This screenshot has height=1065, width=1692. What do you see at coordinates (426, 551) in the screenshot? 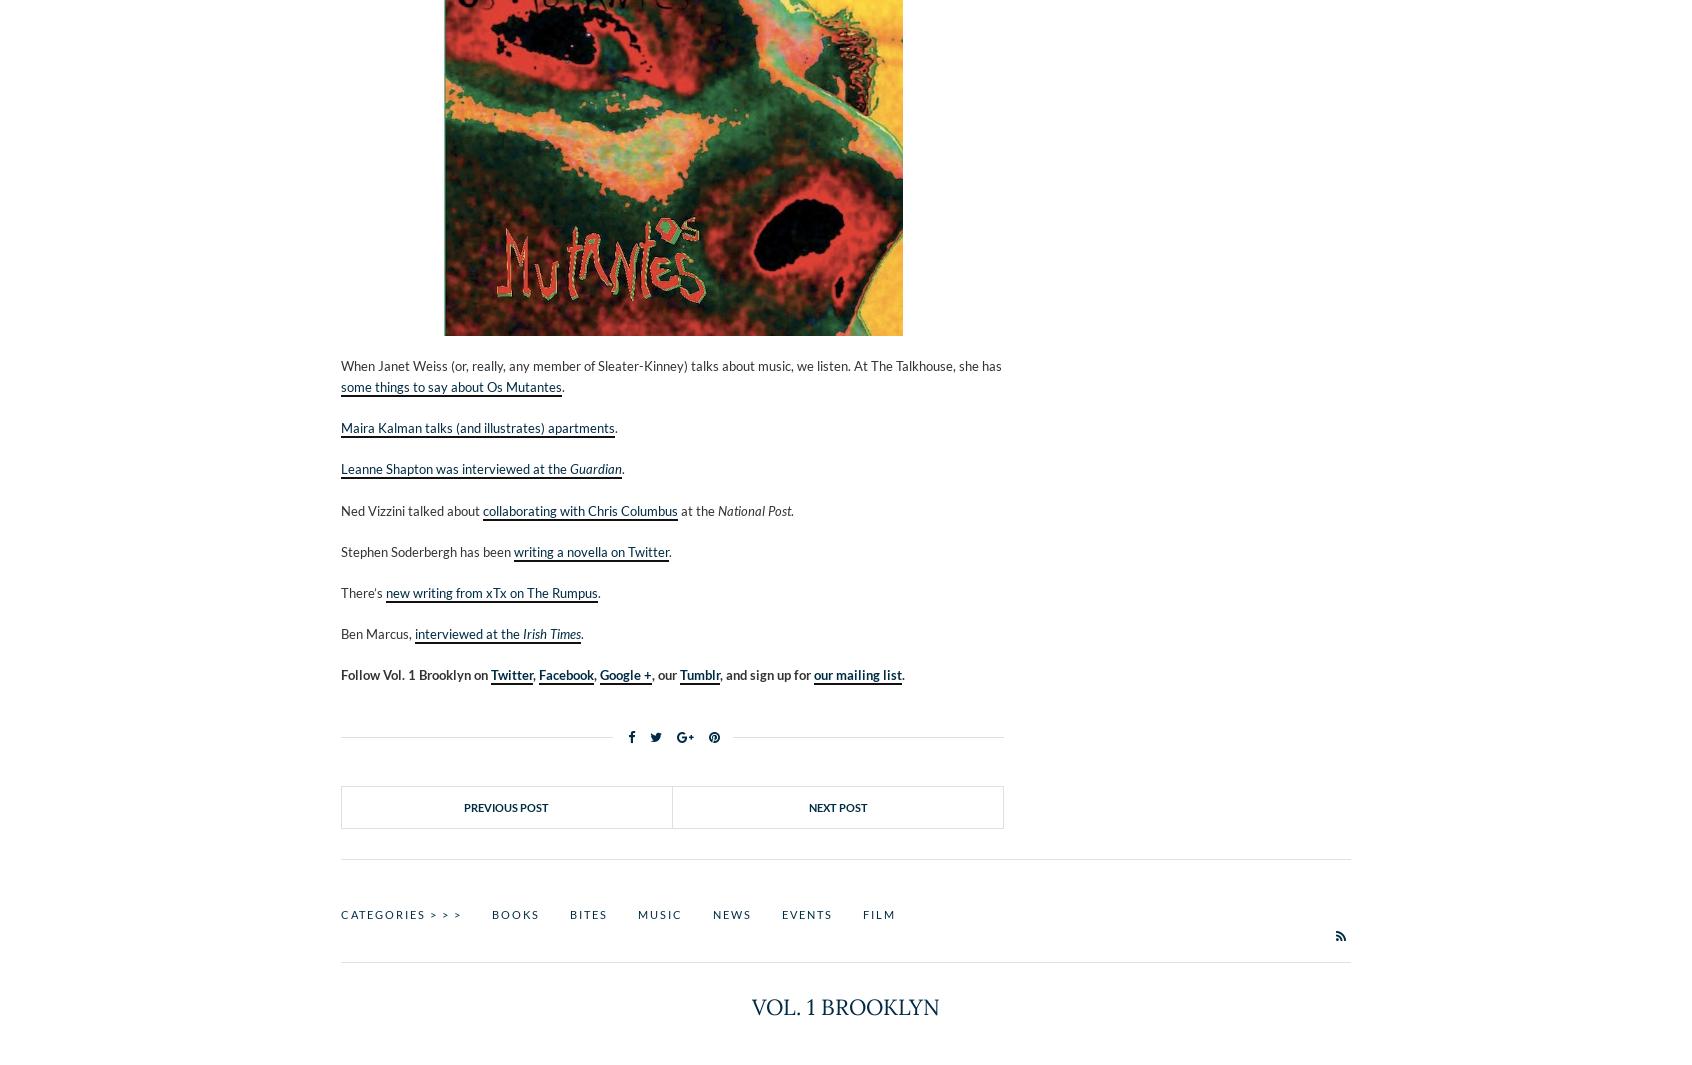
I see `'Stephen Soderbergh has been'` at bounding box center [426, 551].